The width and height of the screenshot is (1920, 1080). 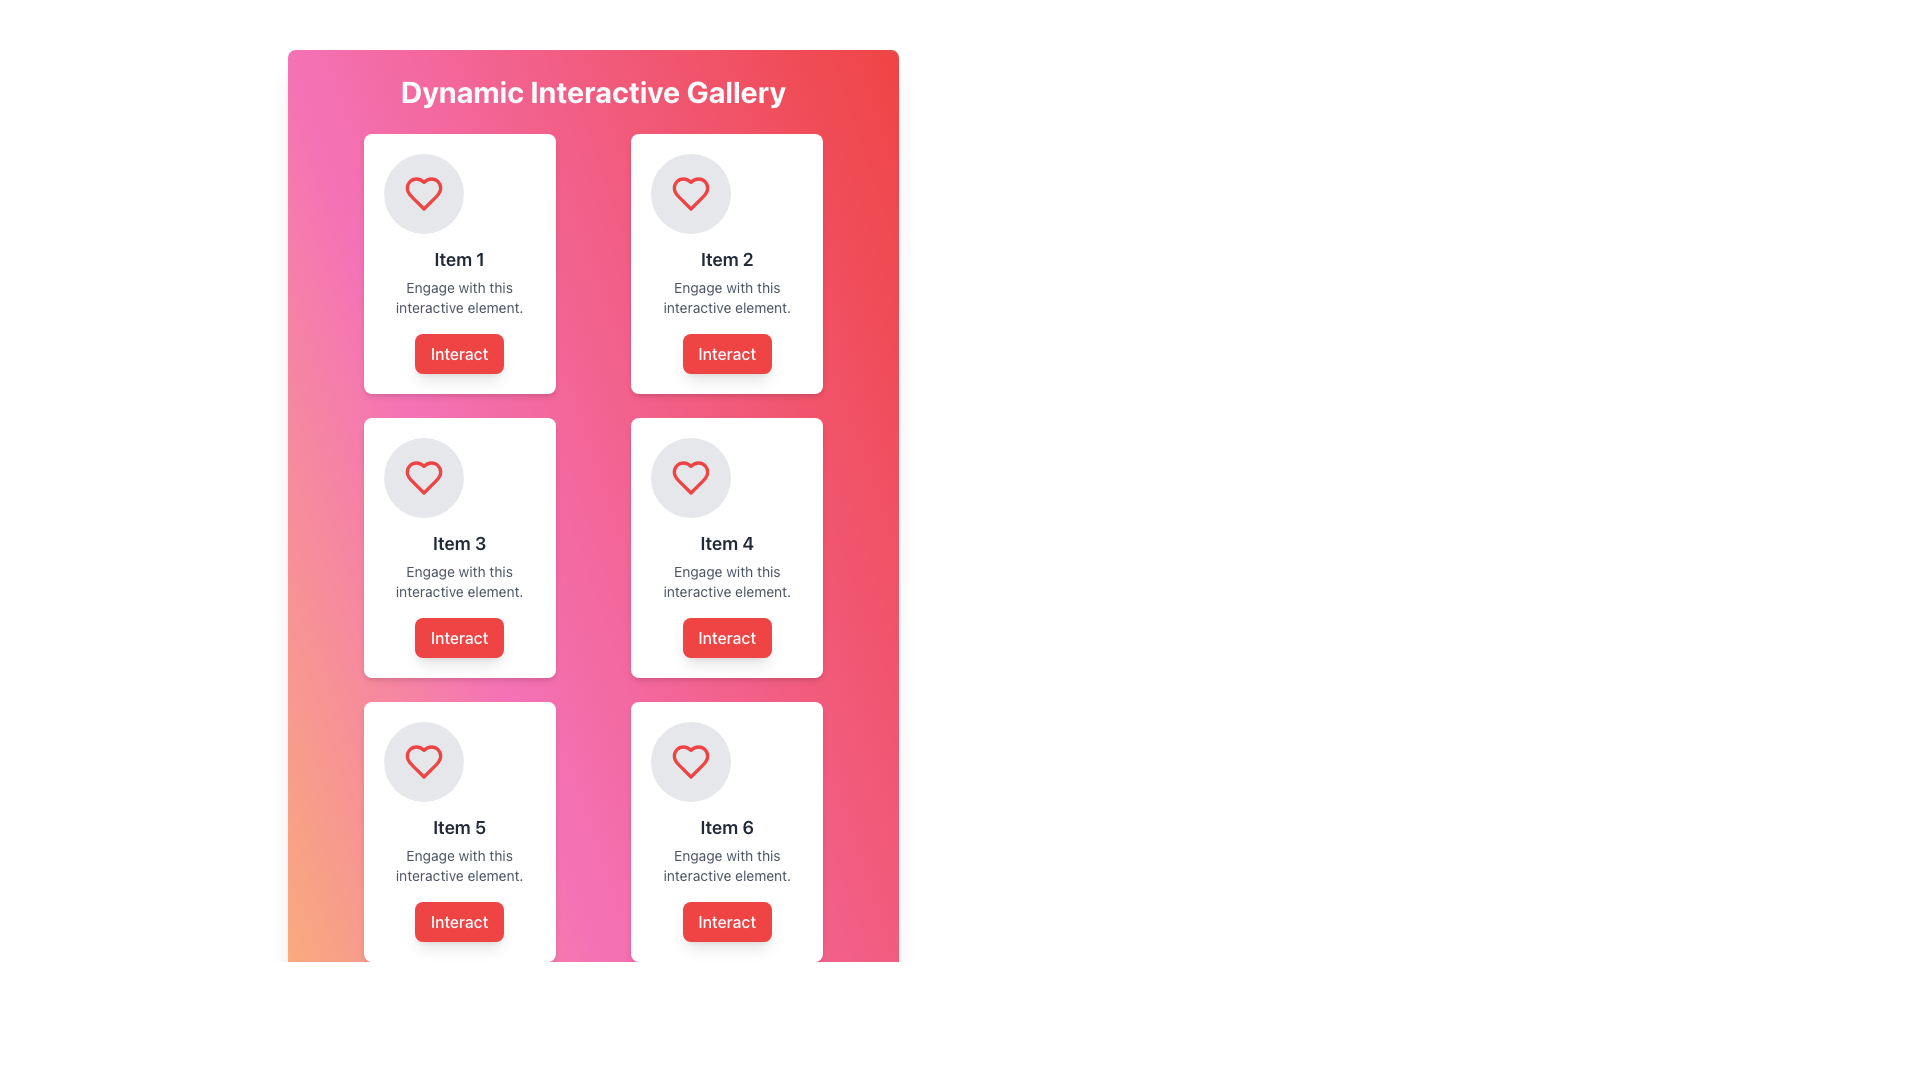 What do you see at coordinates (458, 828) in the screenshot?
I see `the text label that displays 'Item 5', which is bold and large in a dark gray font on a white background, located at the center of the leftmost card in the bottom row of the grid layout` at bounding box center [458, 828].